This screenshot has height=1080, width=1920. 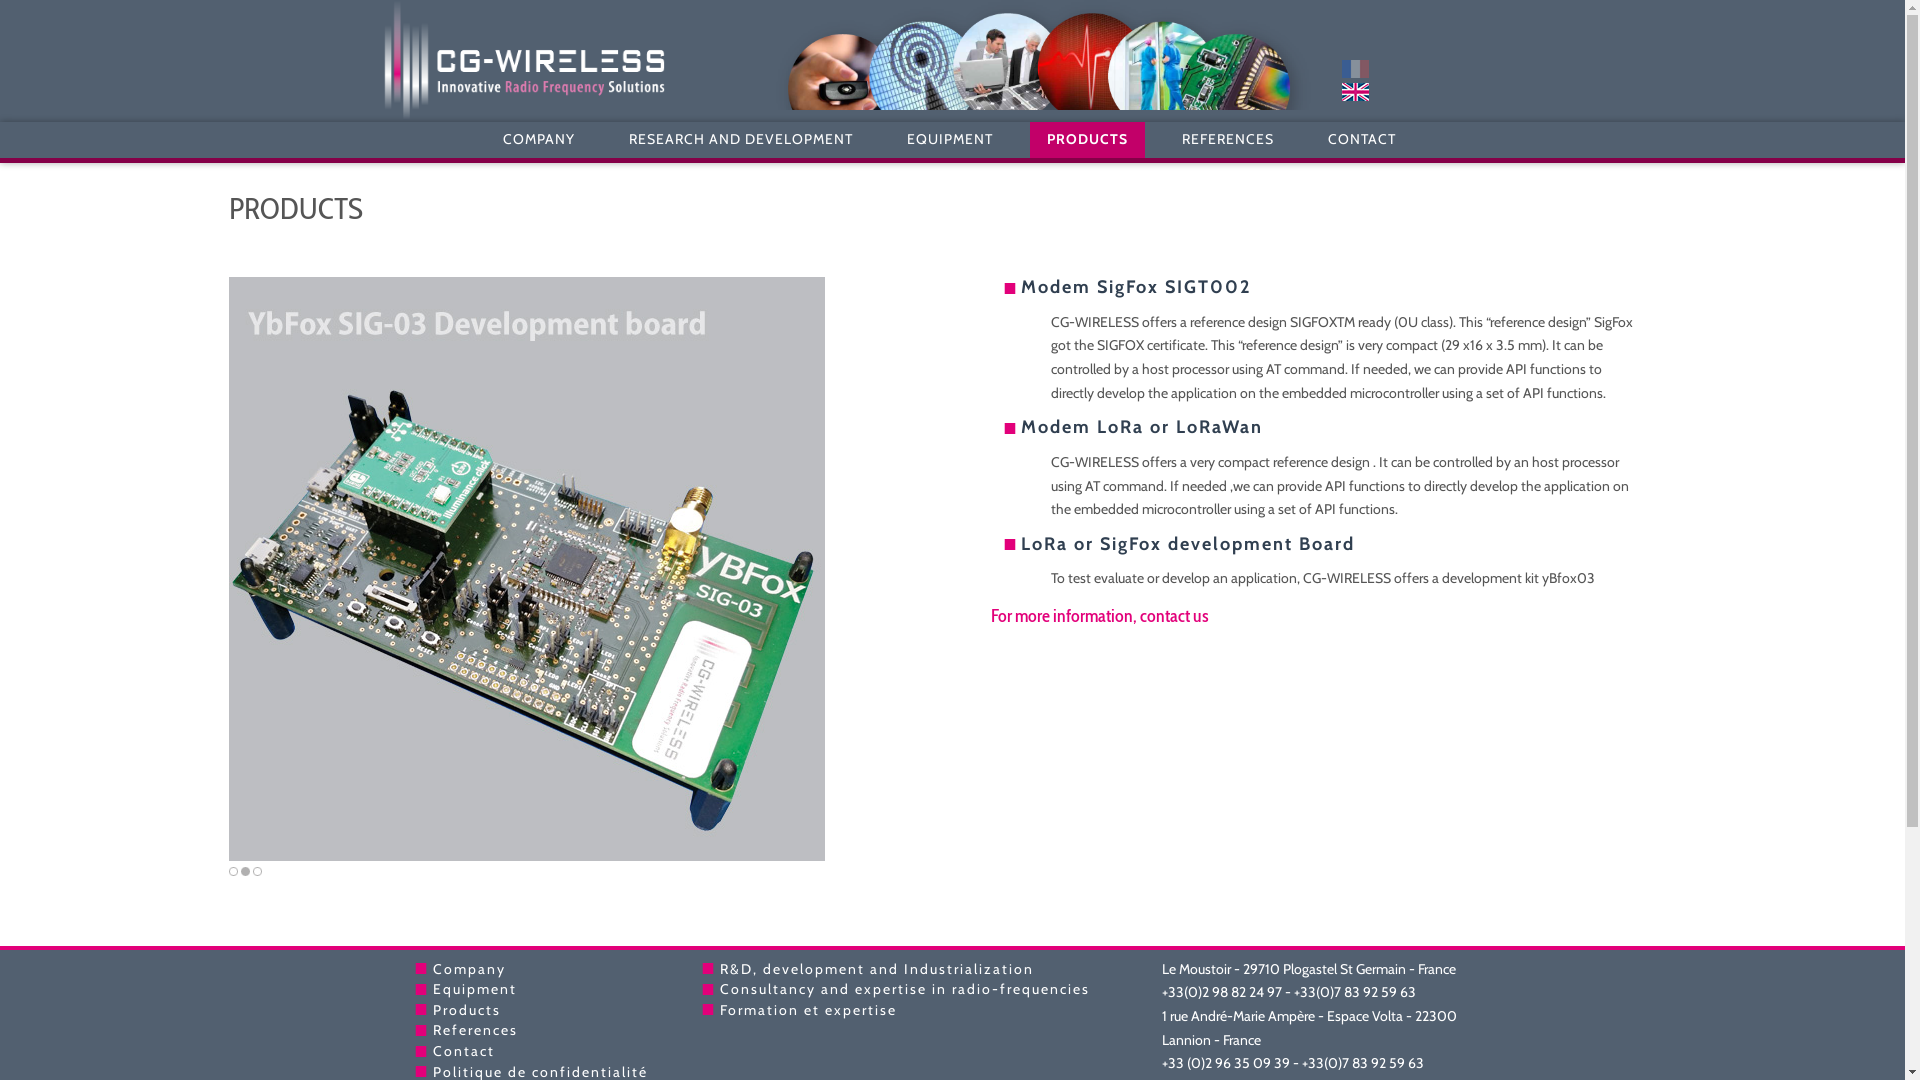 What do you see at coordinates (256, 870) in the screenshot?
I see `'3'` at bounding box center [256, 870].